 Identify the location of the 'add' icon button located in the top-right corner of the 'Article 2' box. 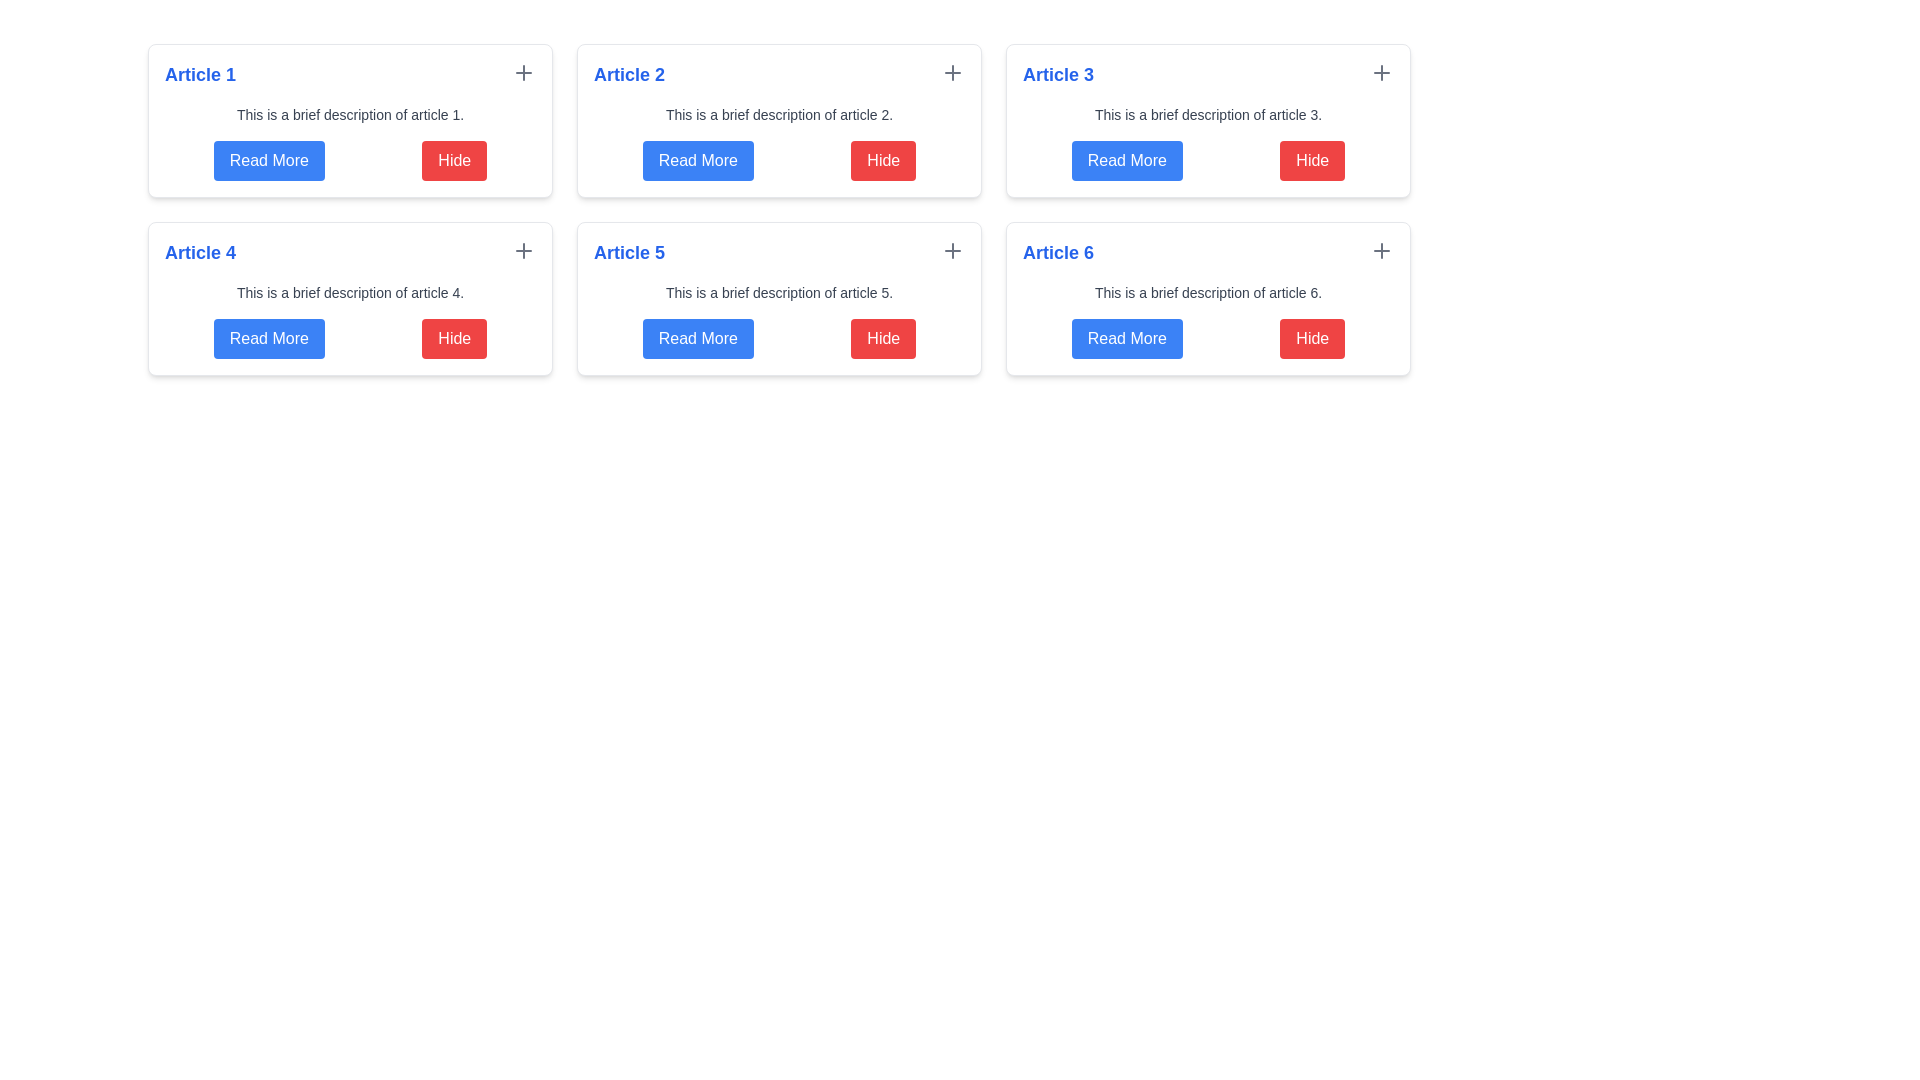
(952, 72).